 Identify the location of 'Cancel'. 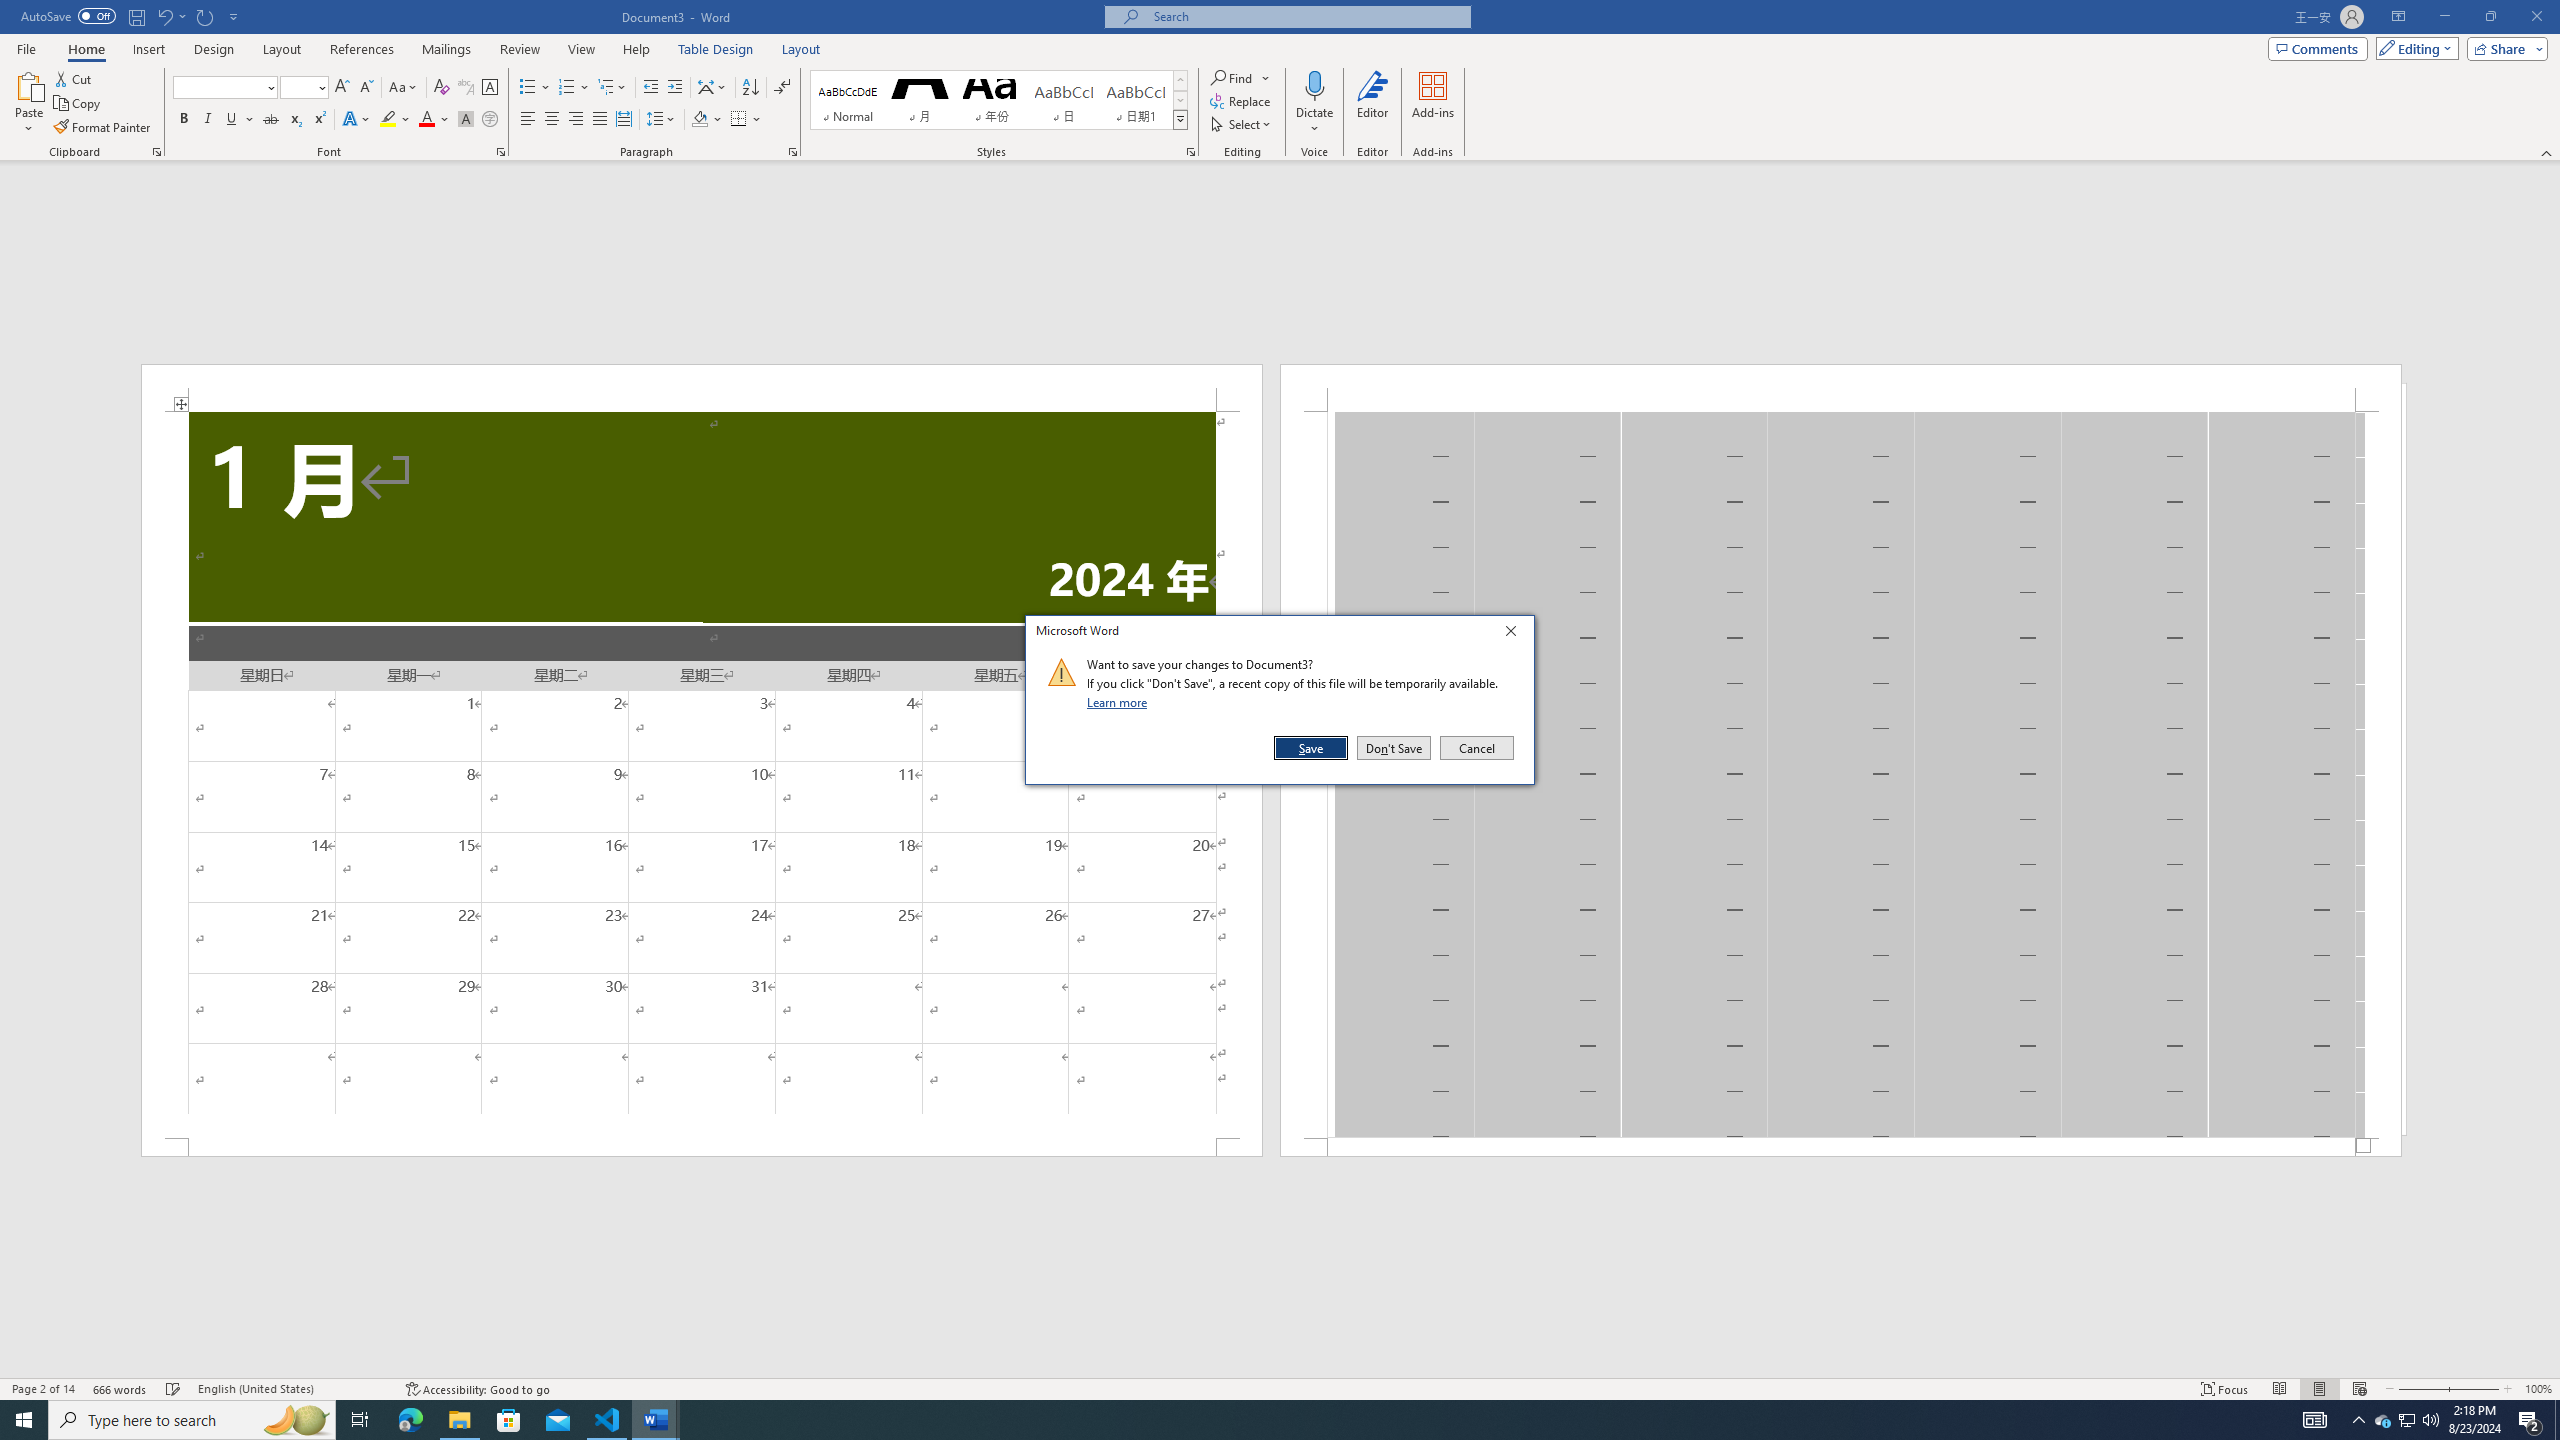
(1475, 747).